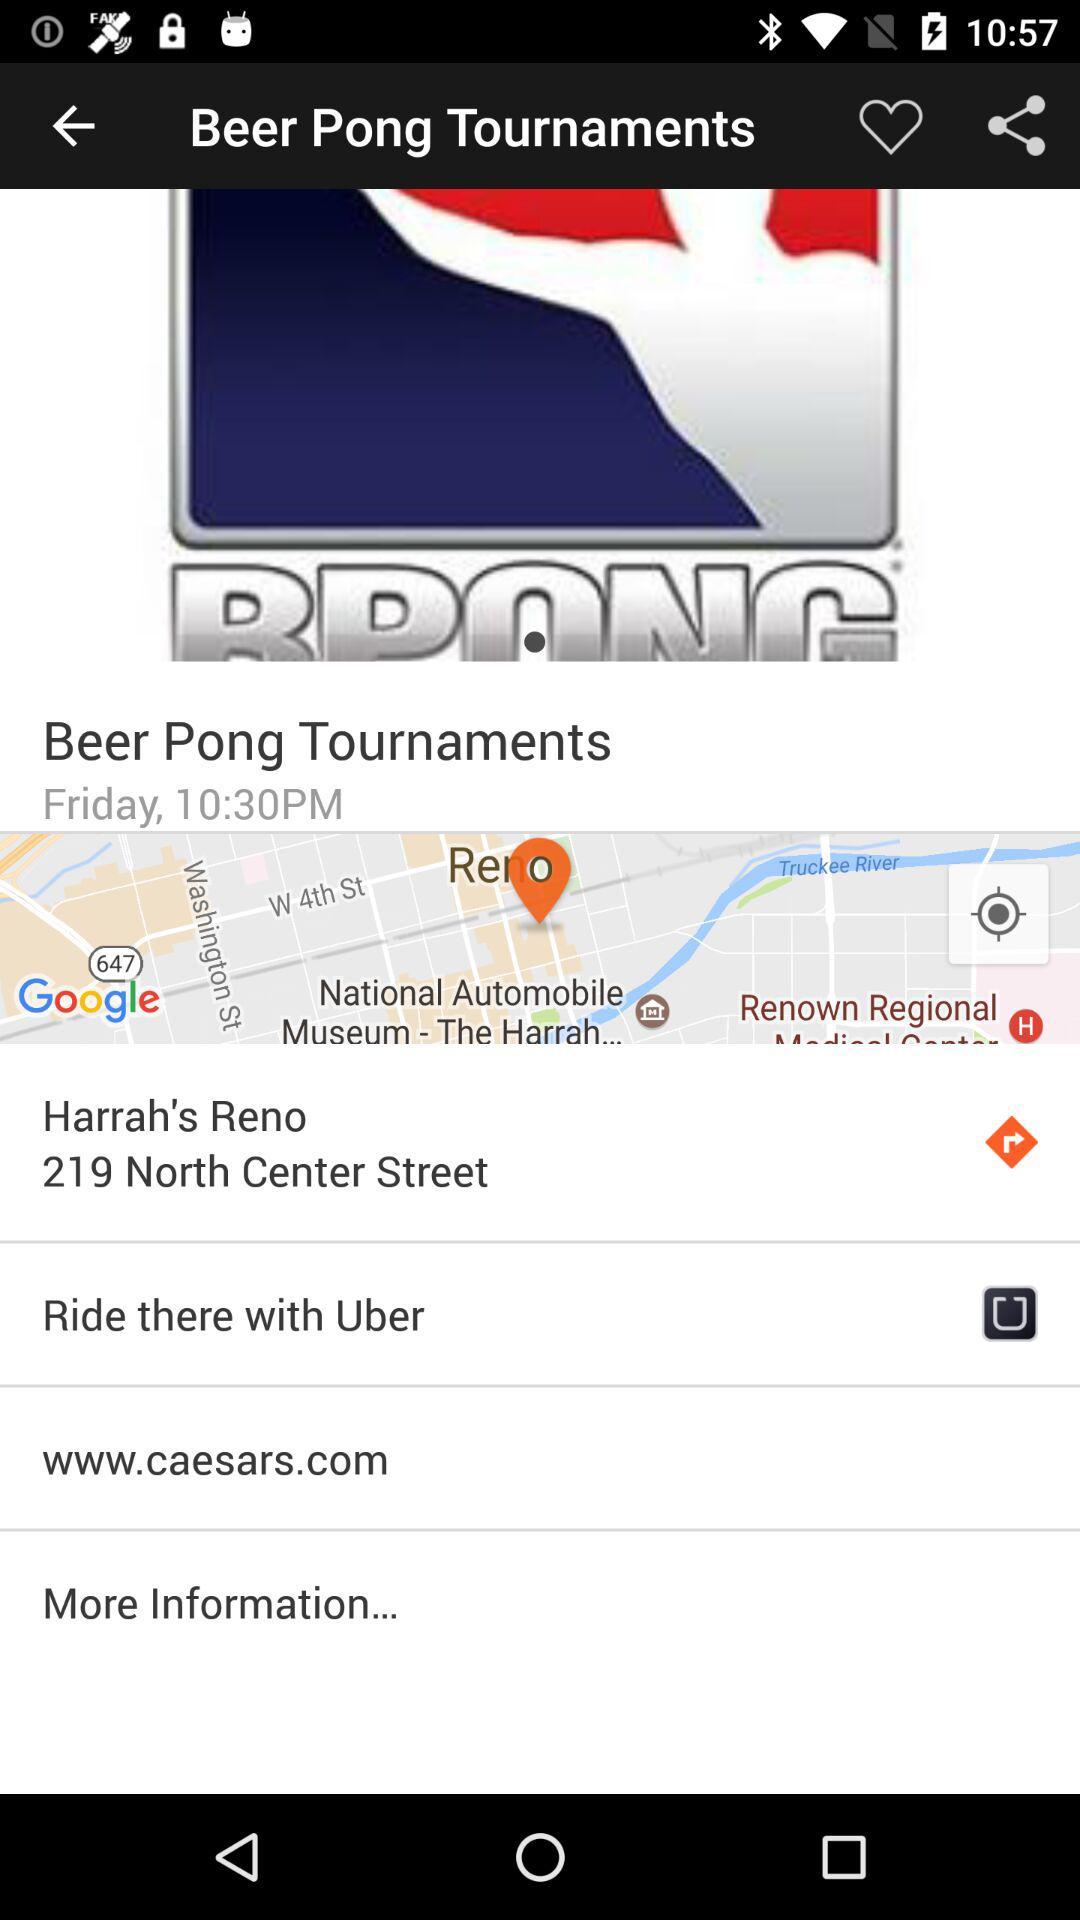  I want to click on the www.caesars.com item, so click(540, 1458).